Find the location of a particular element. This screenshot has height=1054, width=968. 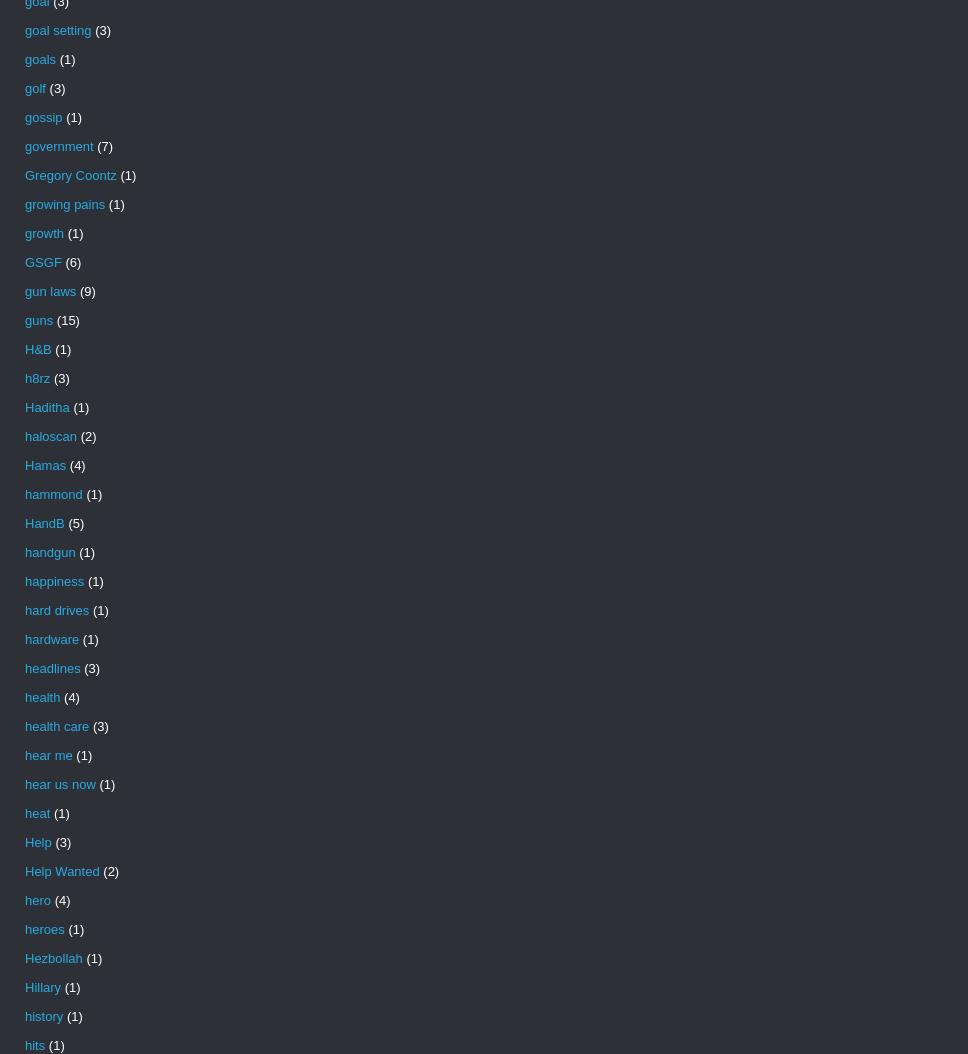

'GSGF' is located at coordinates (41, 262).